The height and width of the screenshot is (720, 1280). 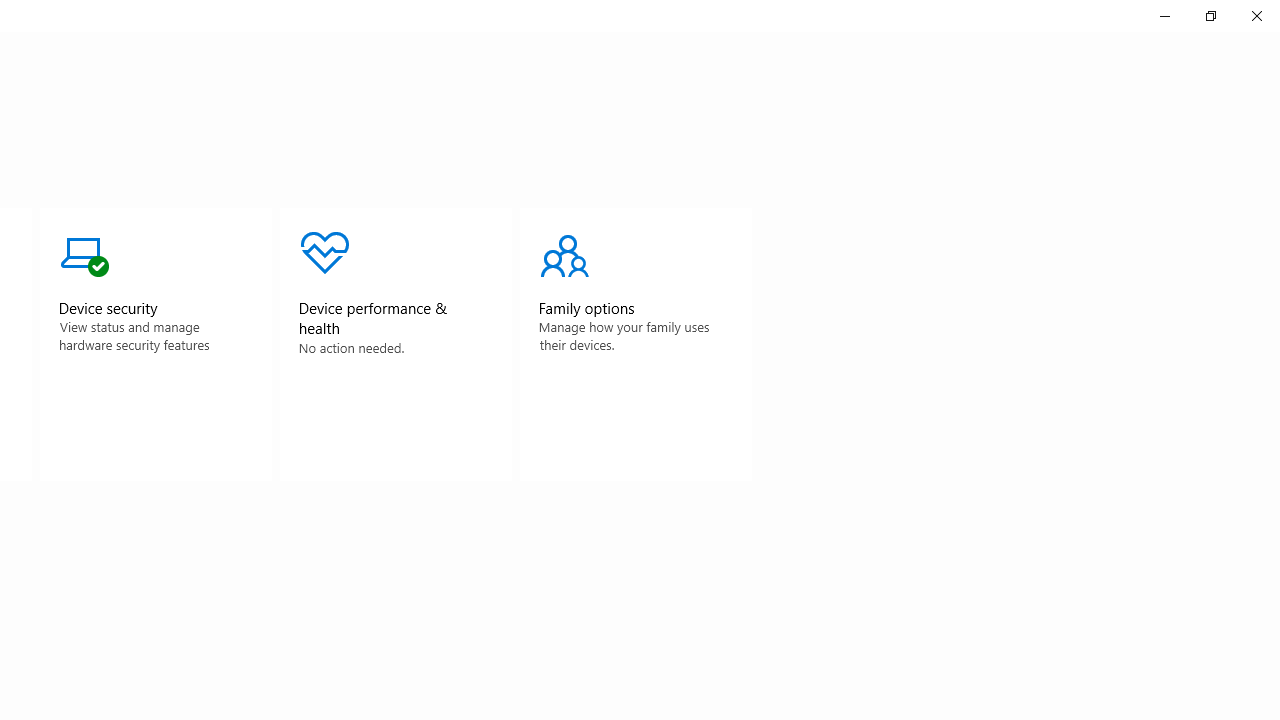 What do you see at coordinates (396, 343) in the screenshot?
I see `'Device performance & healthNo action needed.'` at bounding box center [396, 343].